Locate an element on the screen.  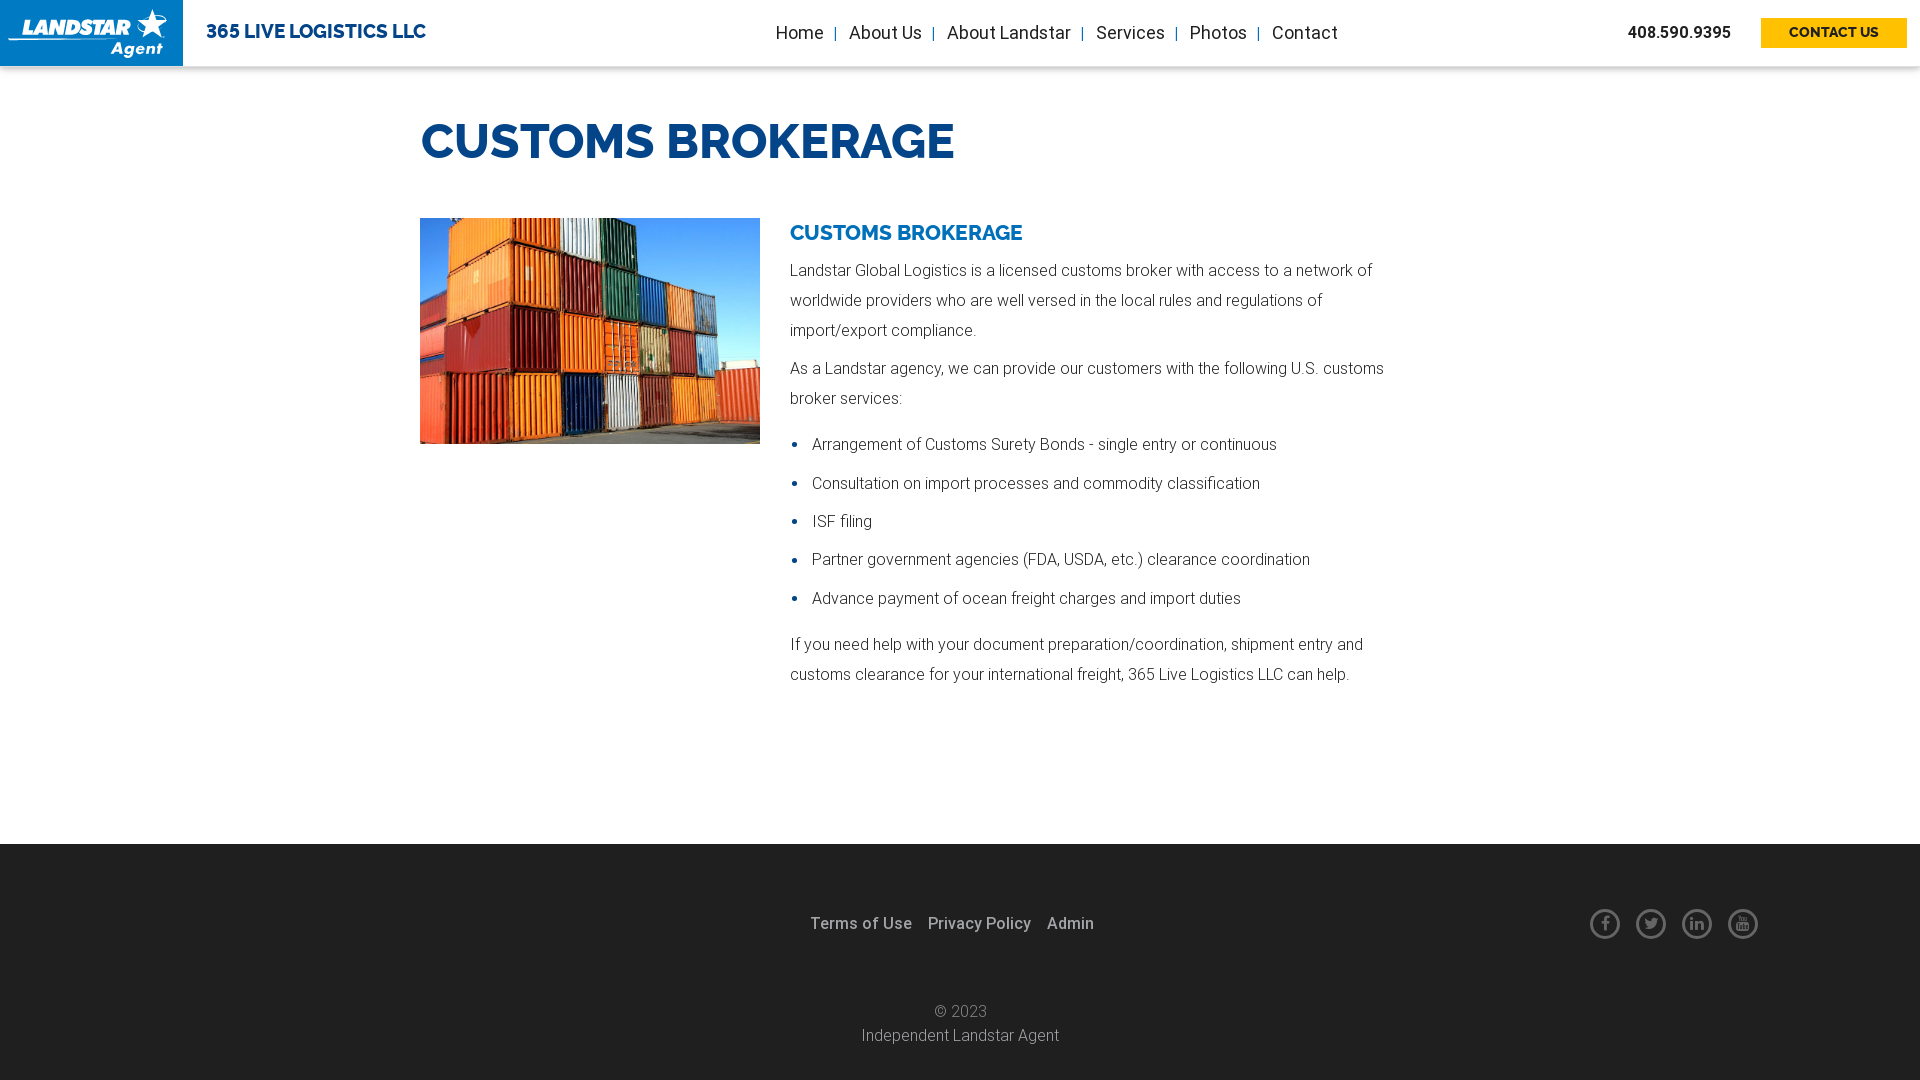
'Admin' is located at coordinates (1069, 924).